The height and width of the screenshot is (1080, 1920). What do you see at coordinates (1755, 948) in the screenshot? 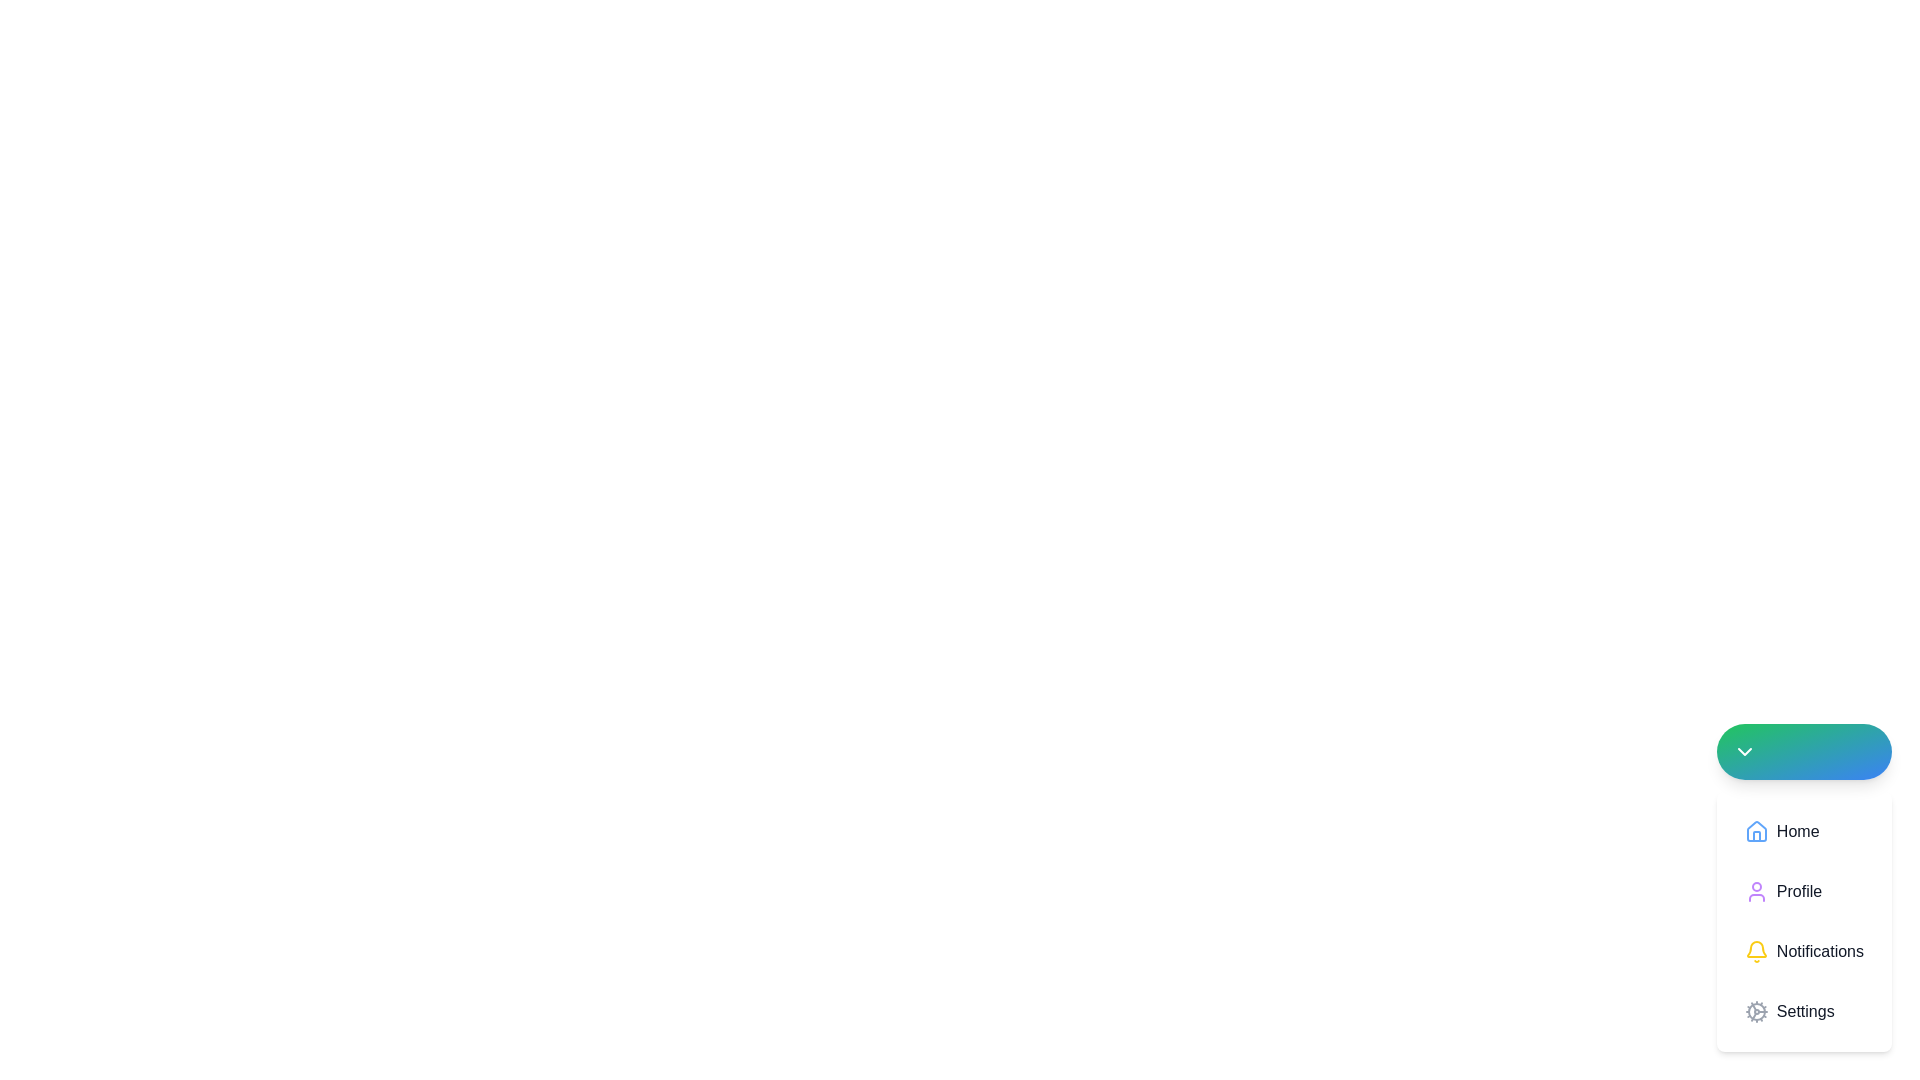
I see `the notification icon located in the third position of the vertical menu, between the 'Profile' and 'Settings' entries` at bounding box center [1755, 948].